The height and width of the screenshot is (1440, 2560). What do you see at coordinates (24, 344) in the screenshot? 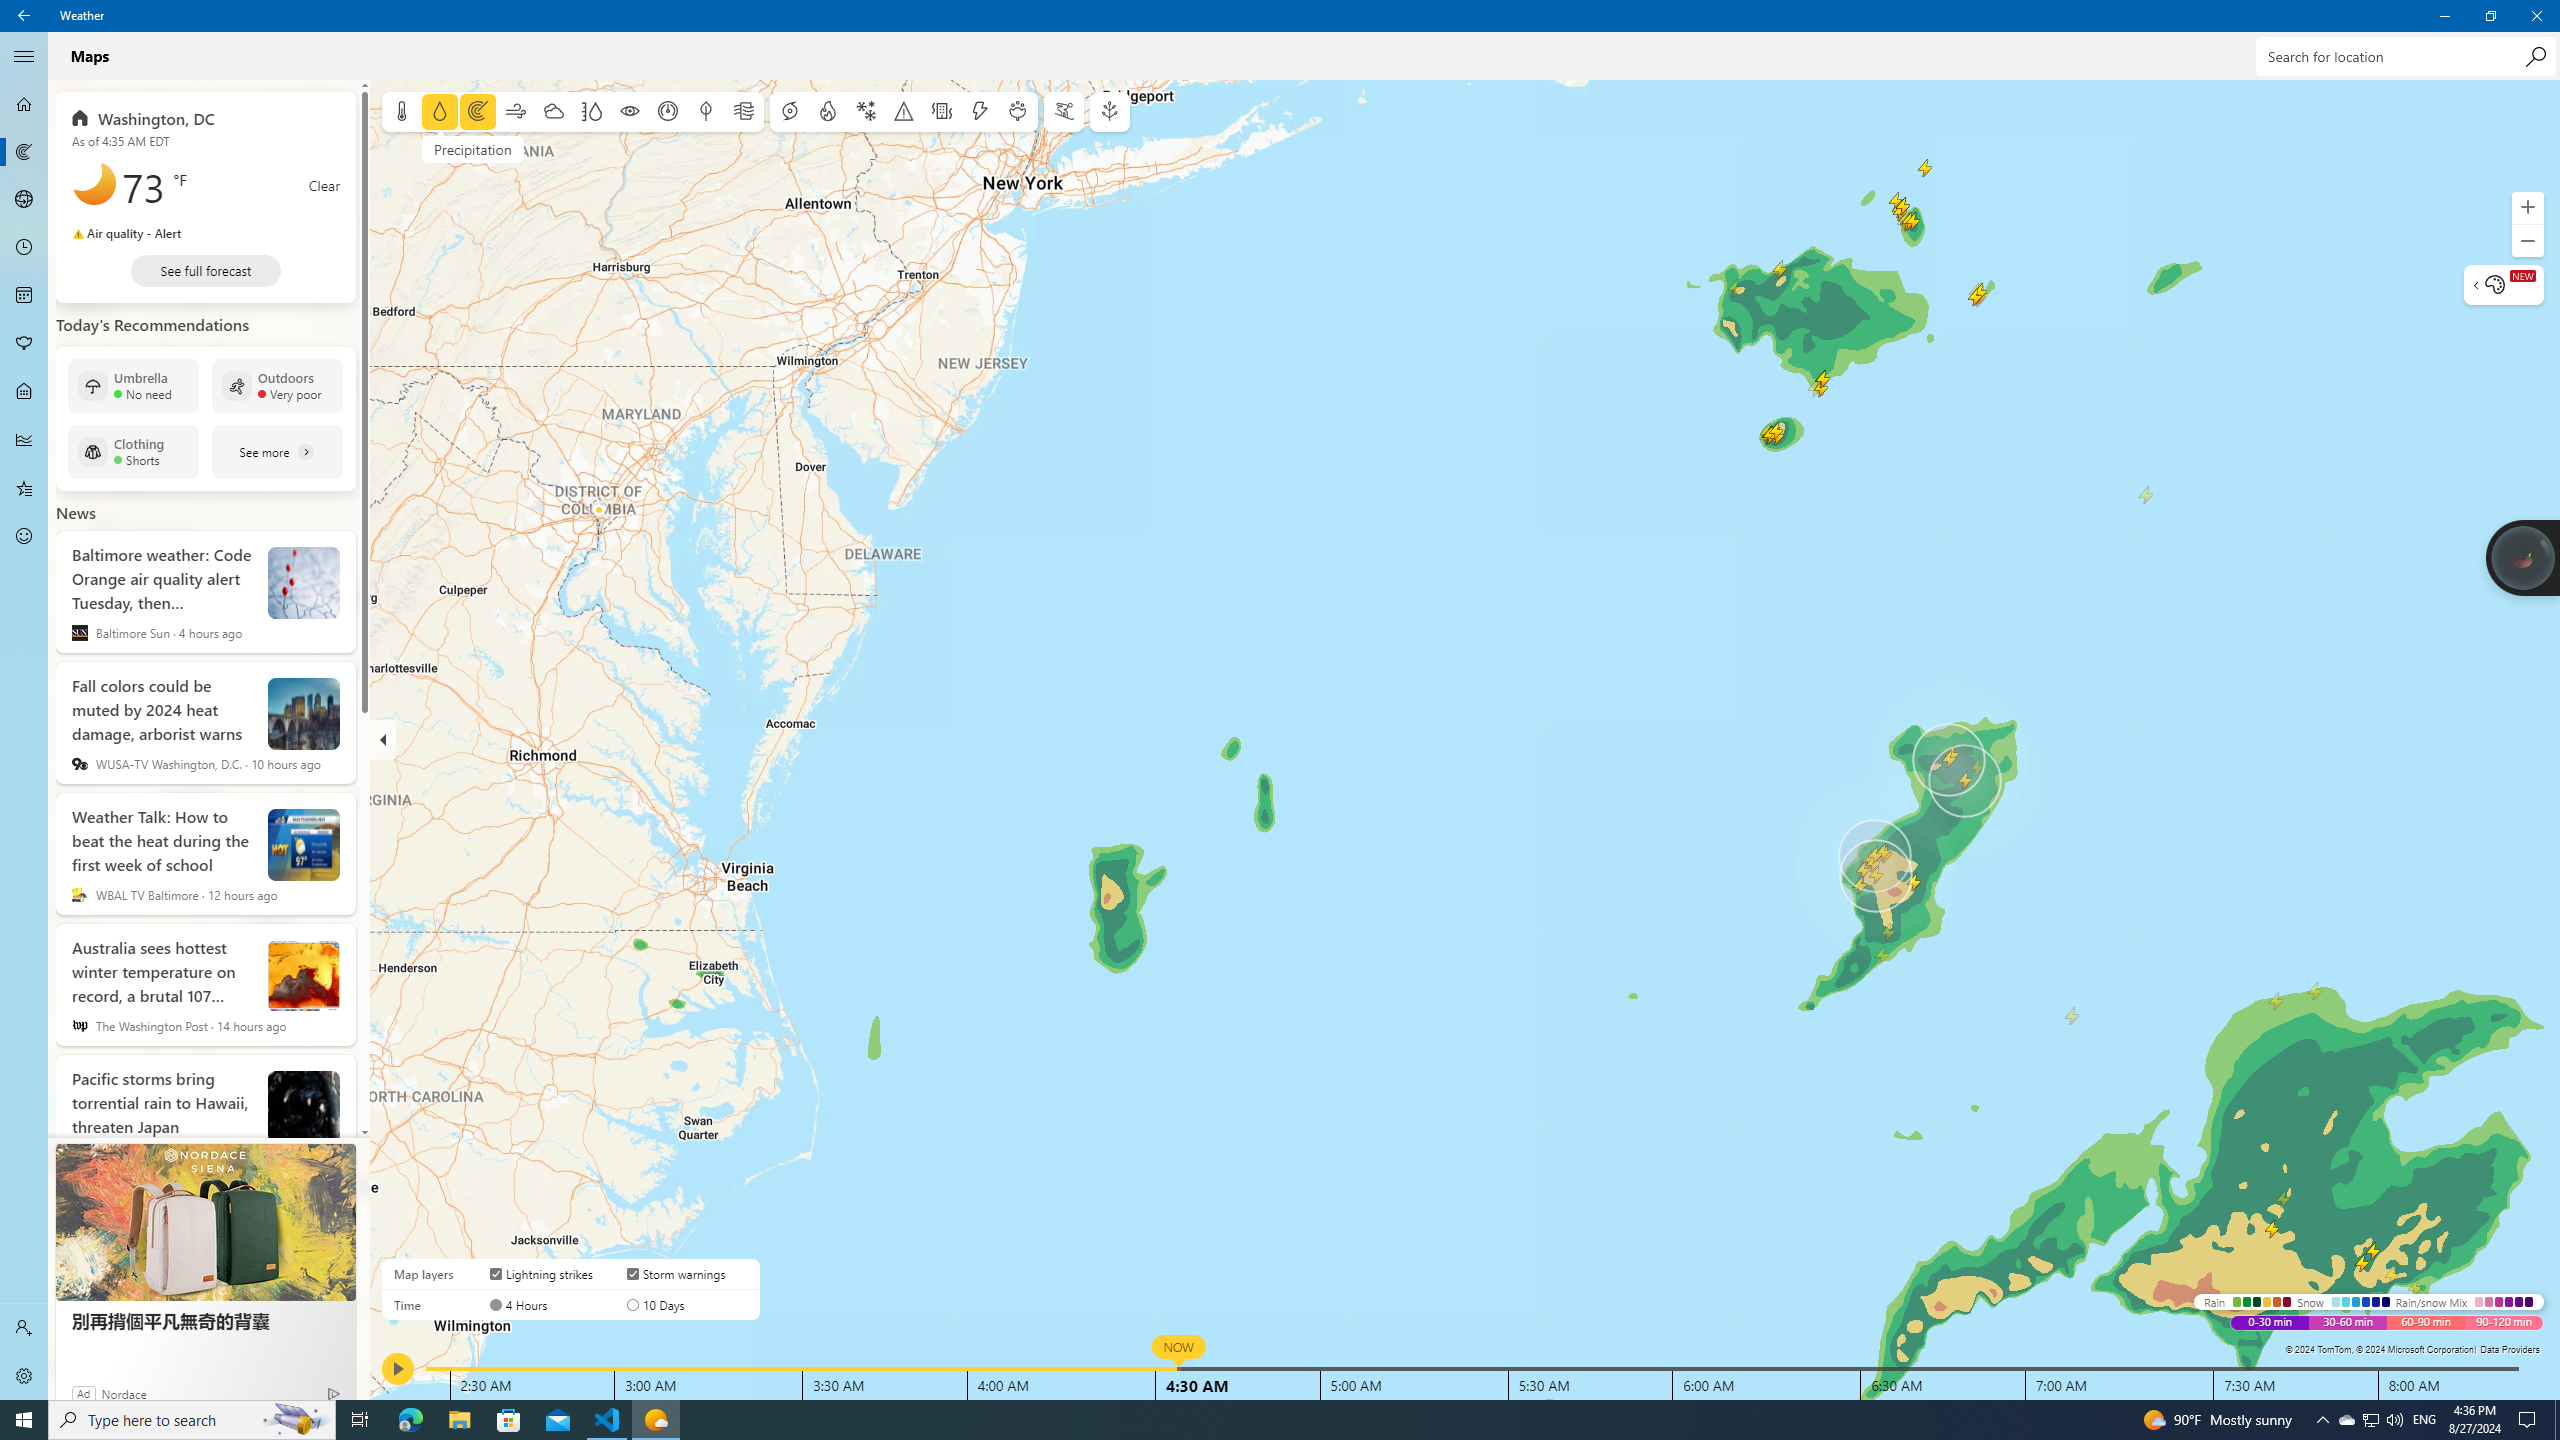
I see `'Pollen - Not Selected'` at bounding box center [24, 344].